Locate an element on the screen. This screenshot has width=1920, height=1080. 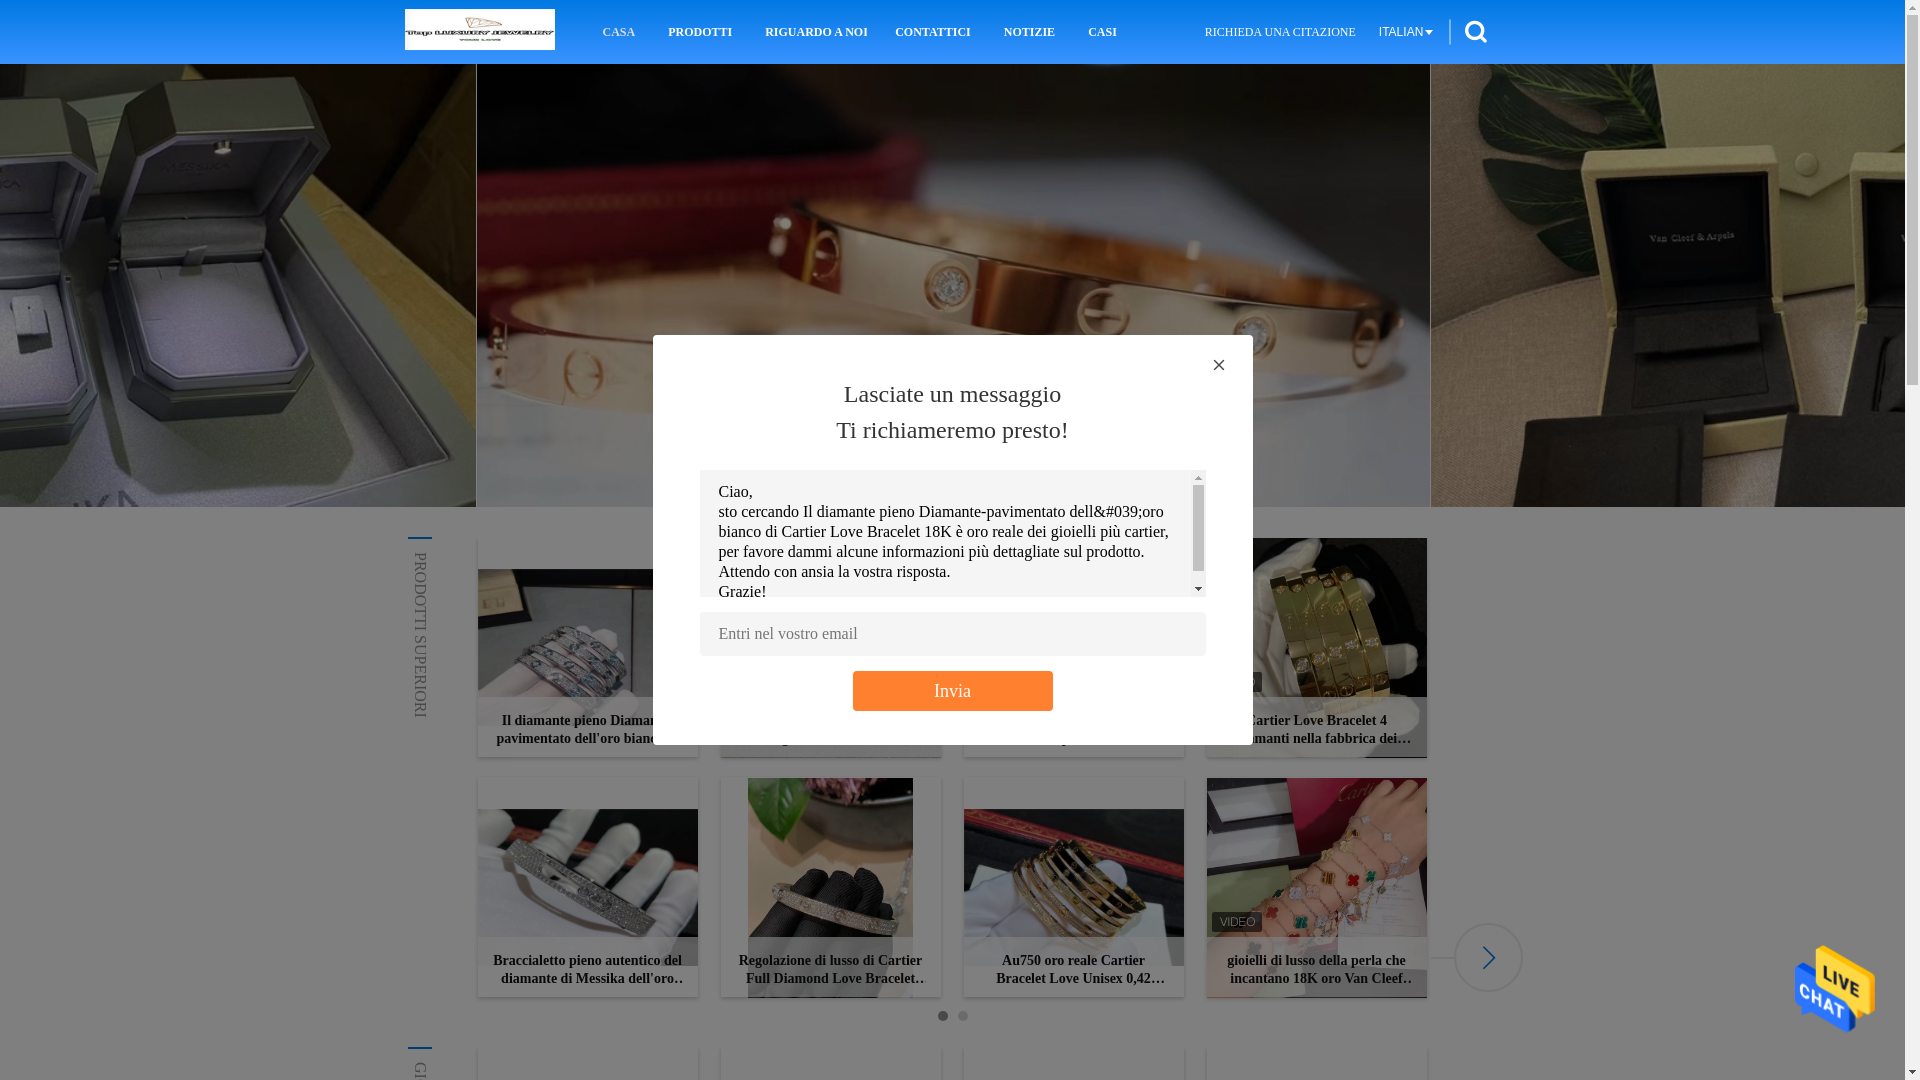
'La CINA gioielli del diamante dell'oro 18k fabbricante' is located at coordinates (478, 31).